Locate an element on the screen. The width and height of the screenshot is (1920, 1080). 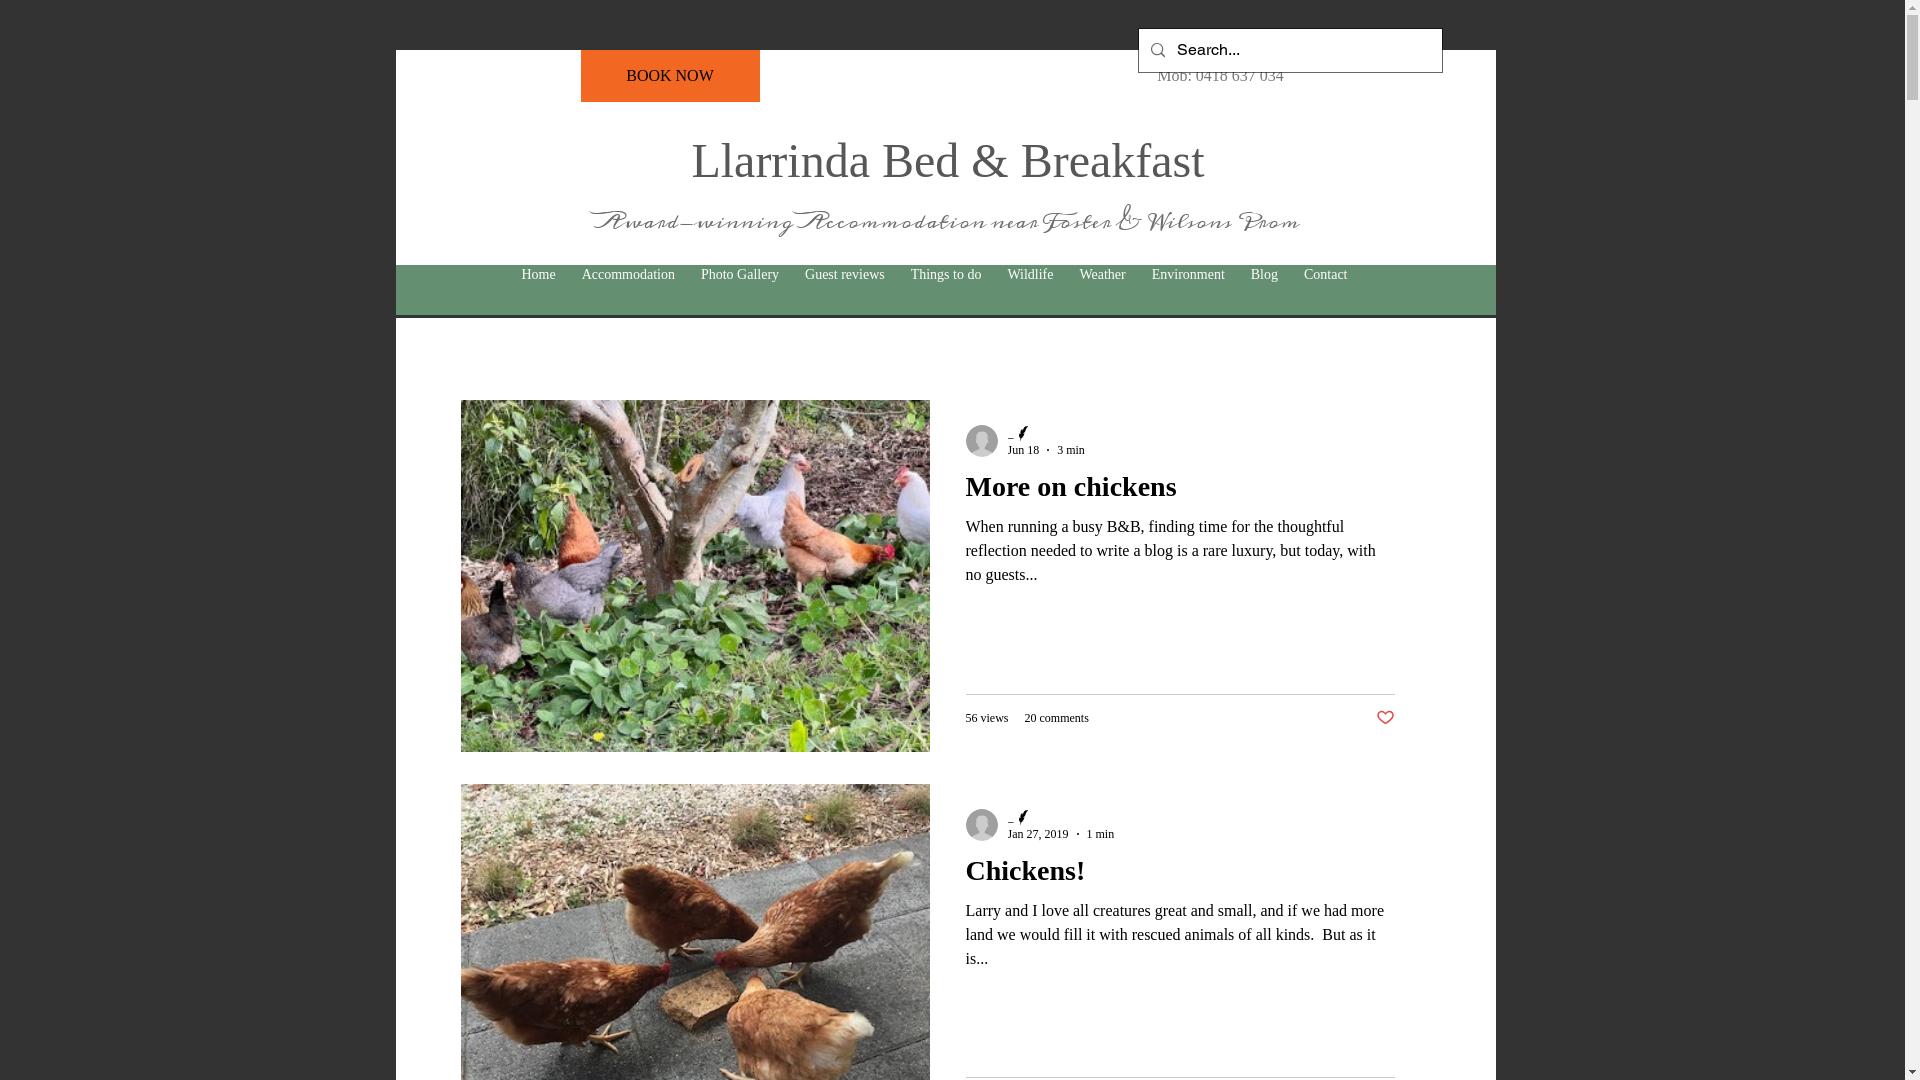
'Guest reviews' is located at coordinates (844, 274).